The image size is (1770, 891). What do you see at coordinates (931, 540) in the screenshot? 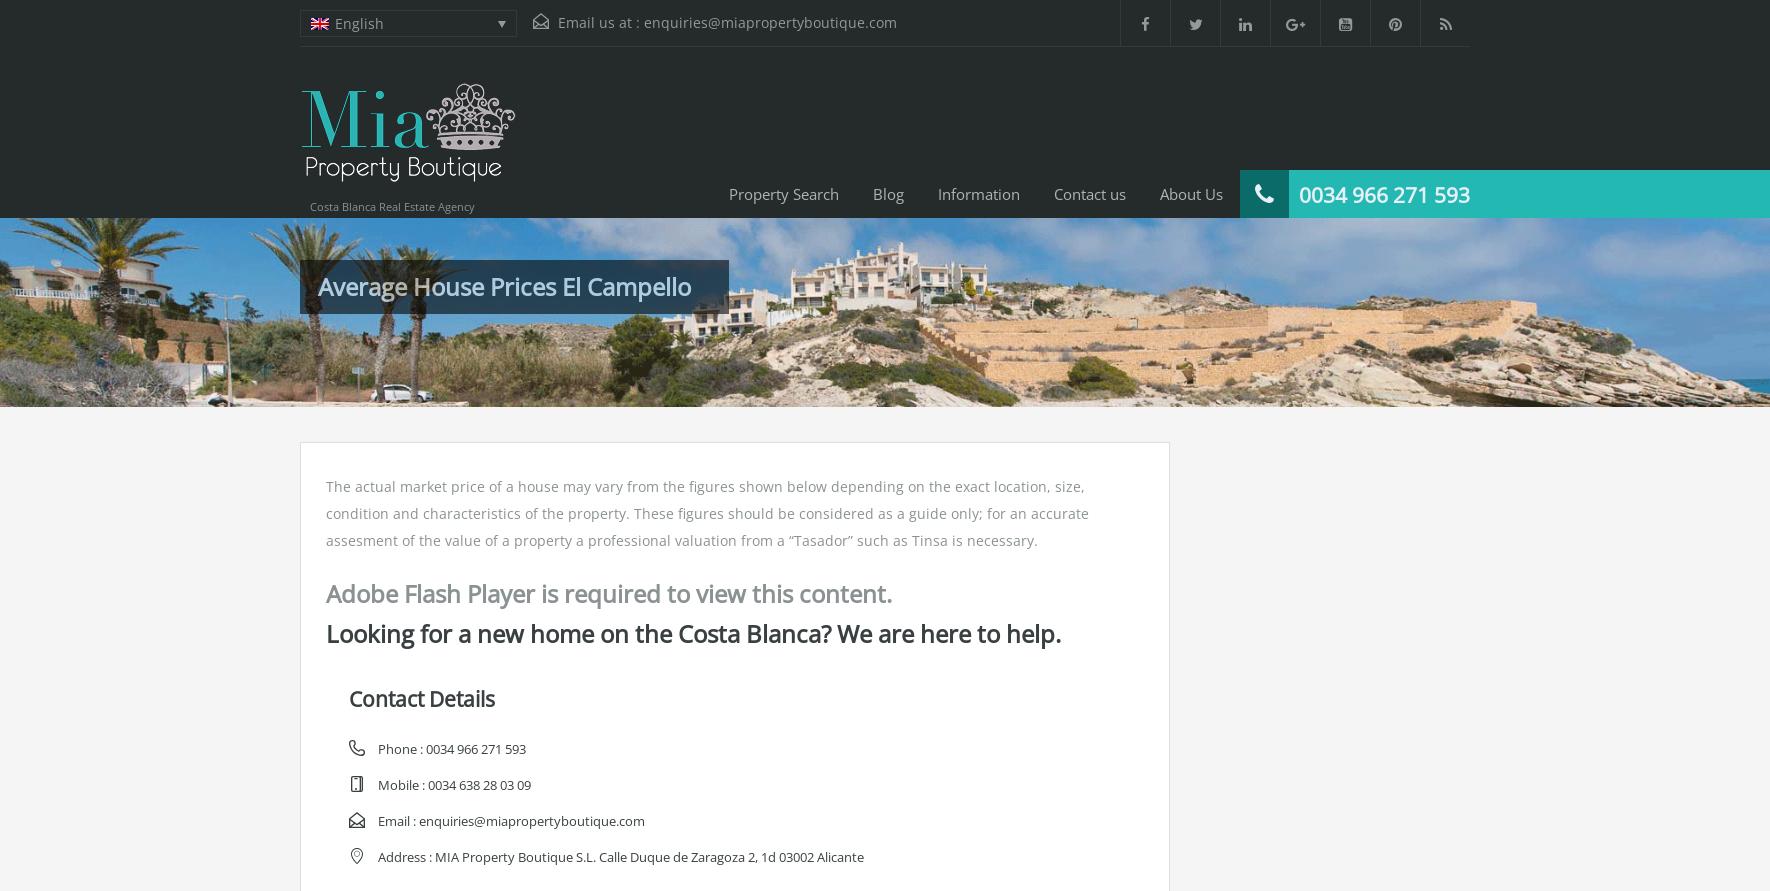
I see `'Tinsa'` at bounding box center [931, 540].